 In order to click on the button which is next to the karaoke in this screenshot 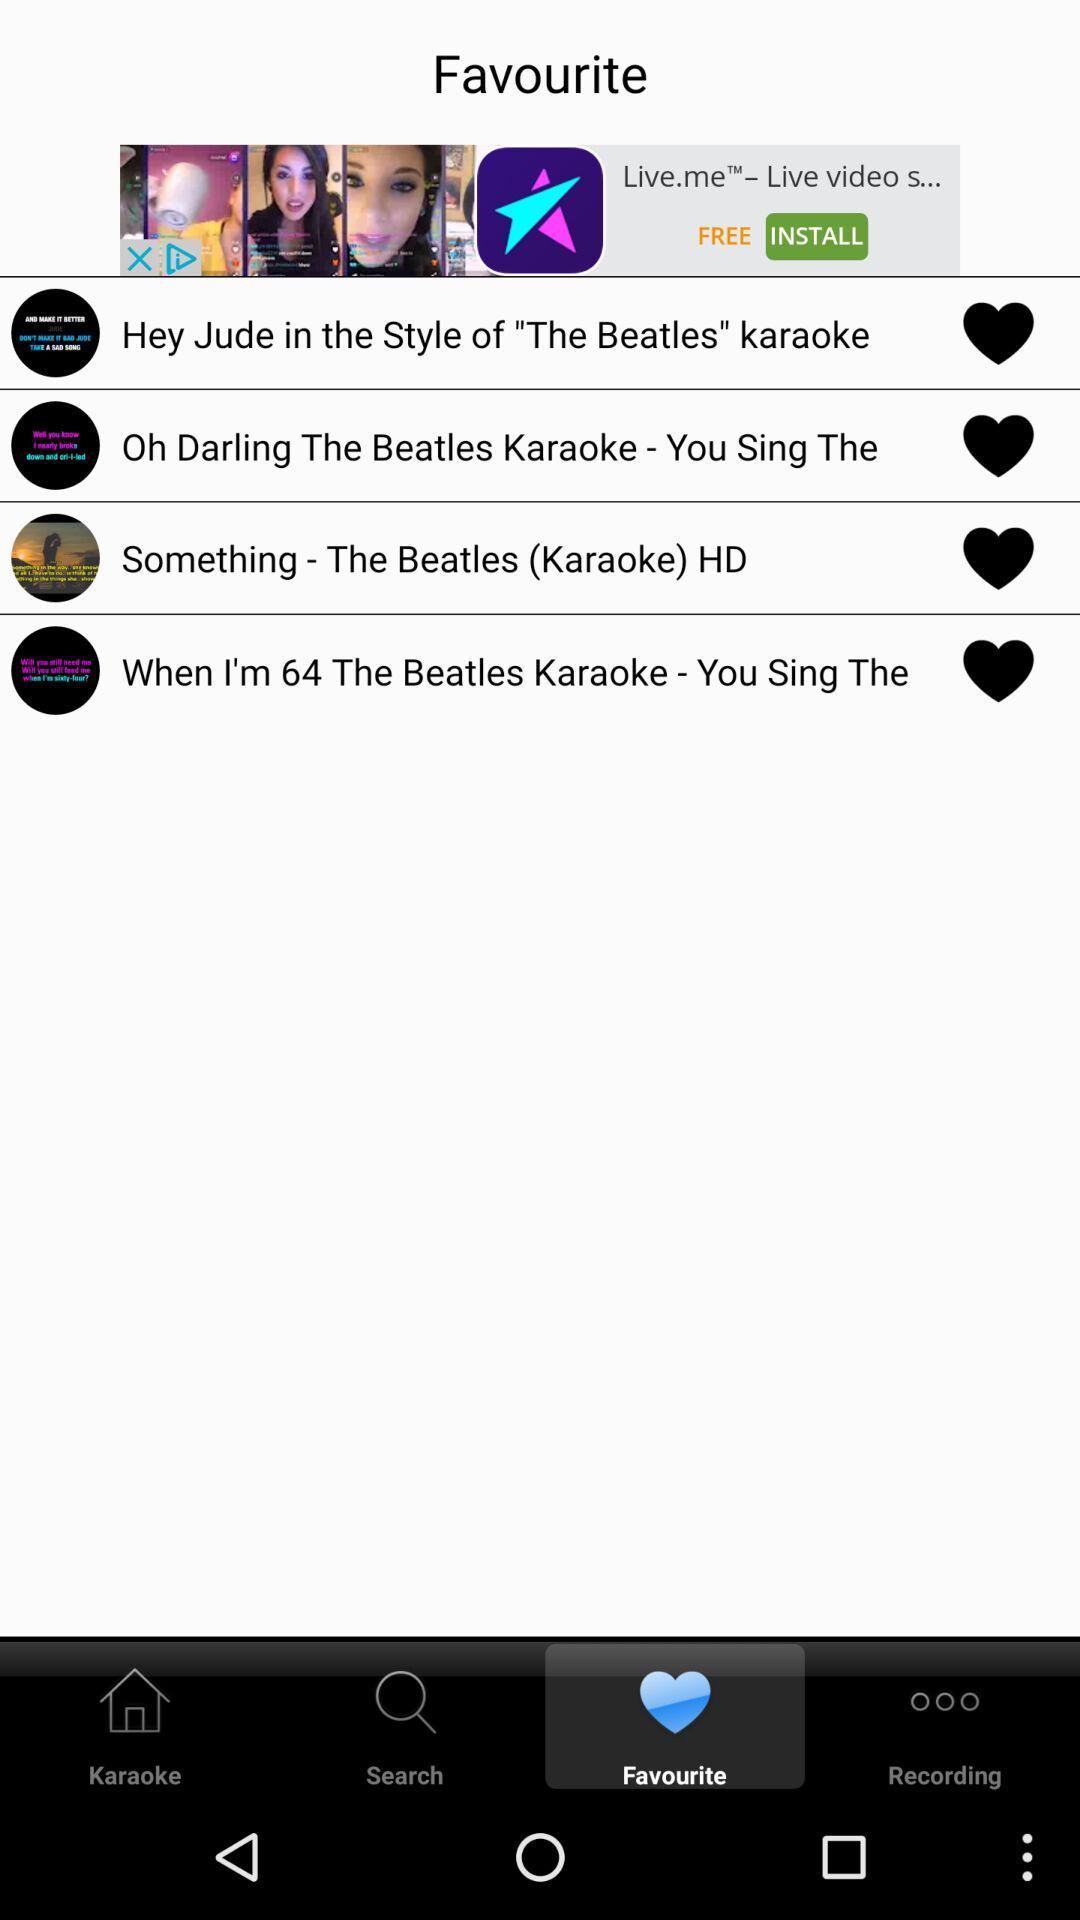, I will do `click(405, 1714)`.